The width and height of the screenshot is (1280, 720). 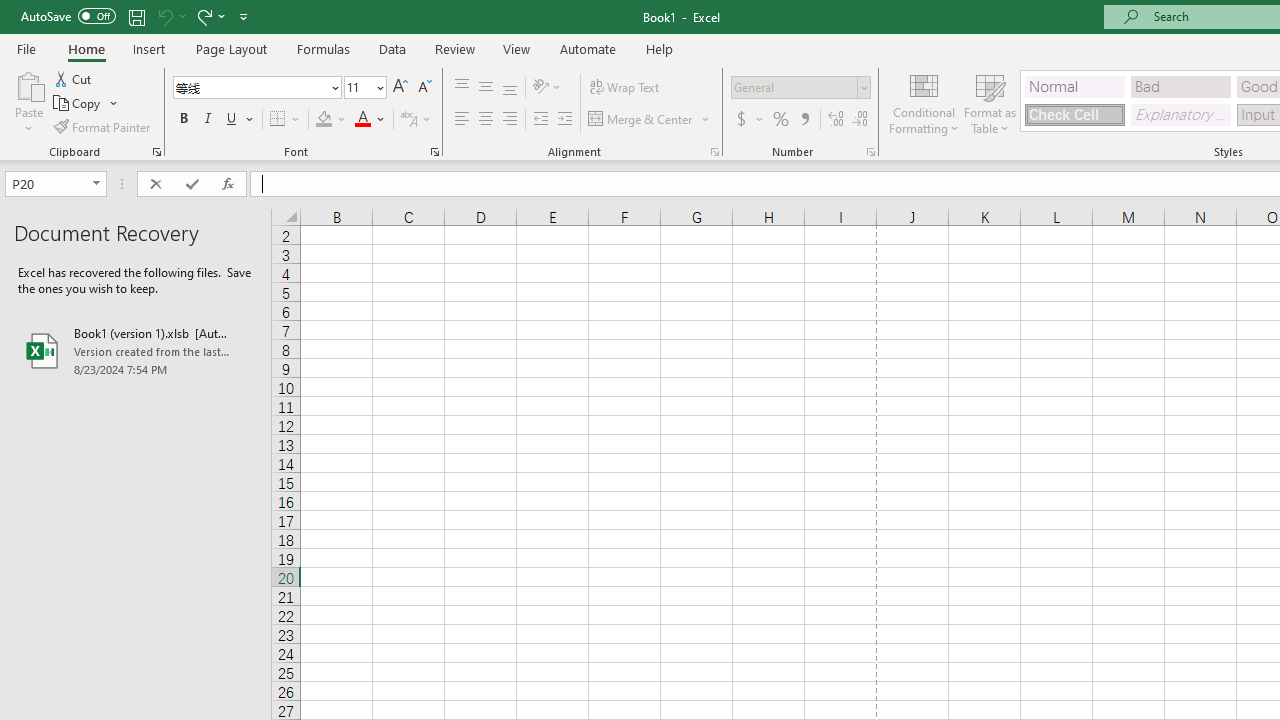 I want to click on 'Fill Color RGB(255, 255, 0)', so click(x=324, y=119).